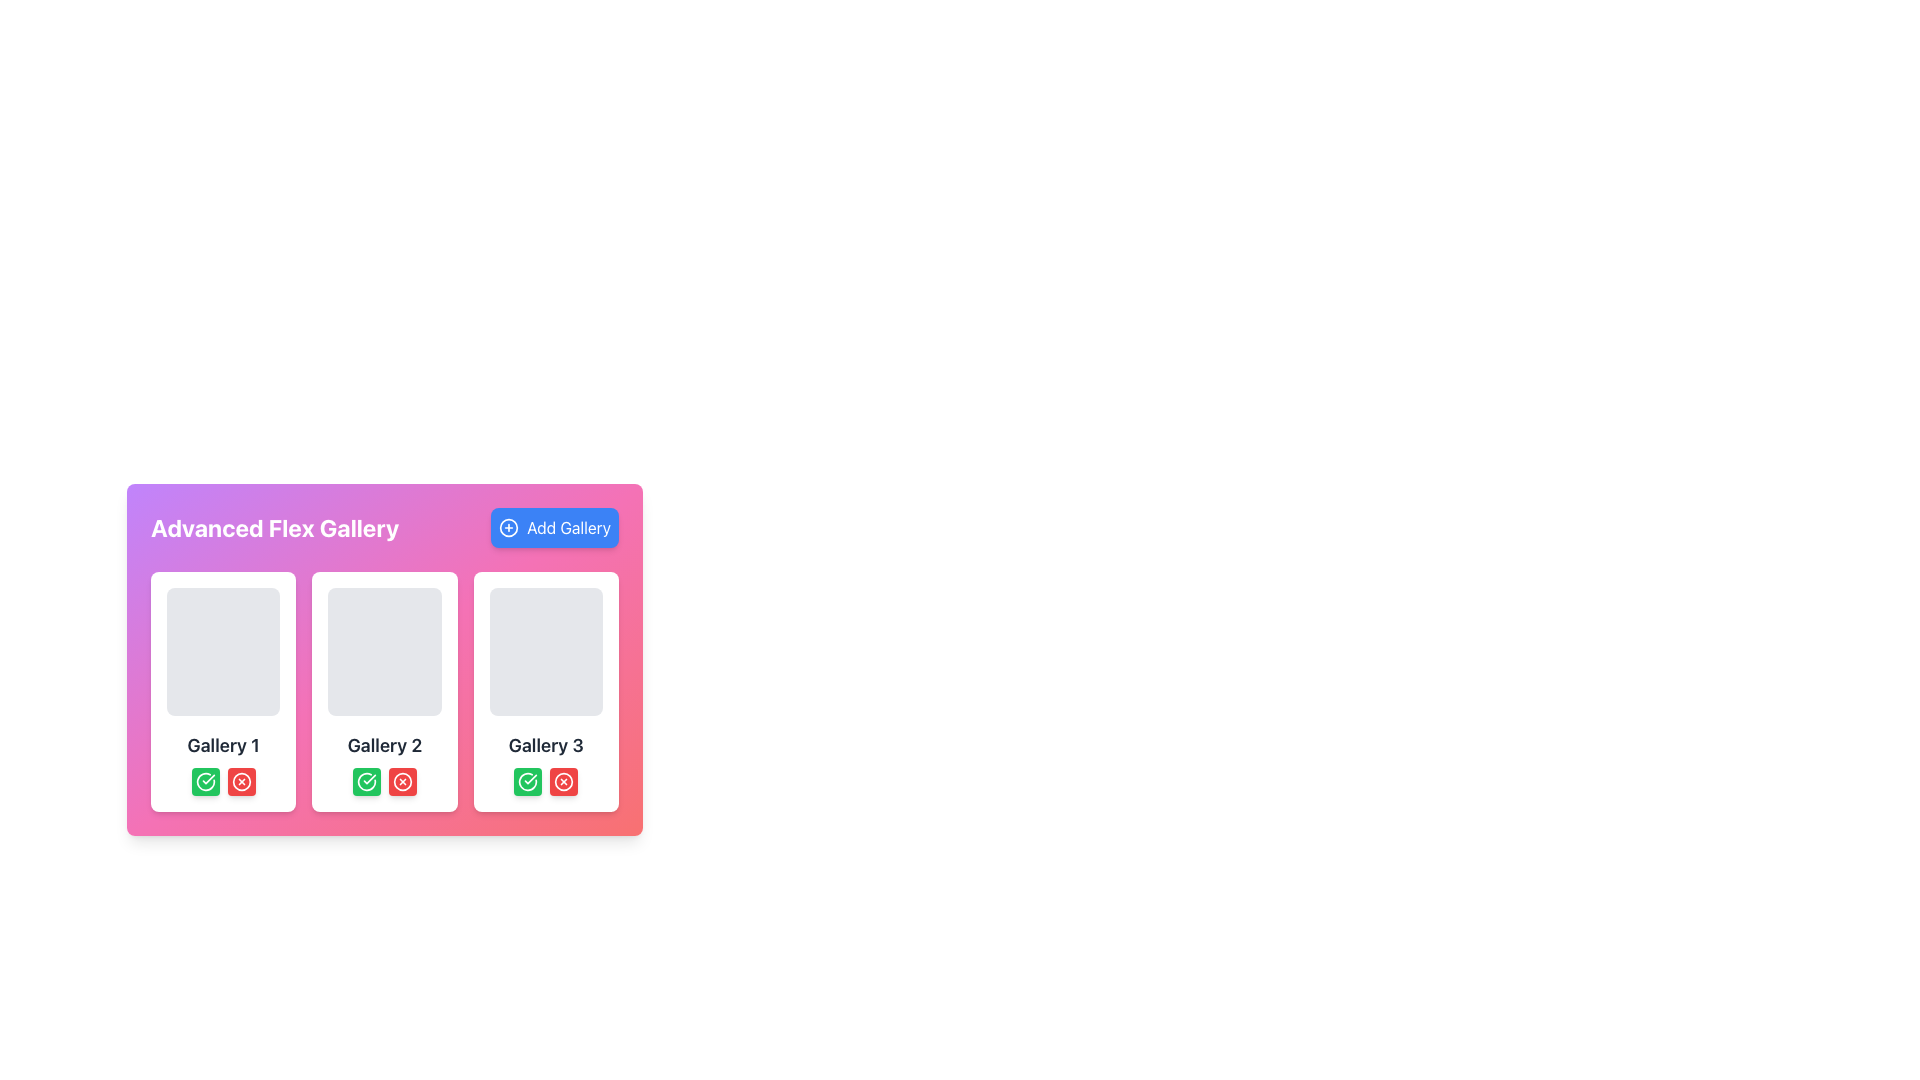 The width and height of the screenshot is (1920, 1080). What do you see at coordinates (384, 651) in the screenshot?
I see `the upper region of the box labeled 'Gallery 2', which serves as a placeholder or visual representation for content in the 'Advanced Flex Gallery' section` at bounding box center [384, 651].